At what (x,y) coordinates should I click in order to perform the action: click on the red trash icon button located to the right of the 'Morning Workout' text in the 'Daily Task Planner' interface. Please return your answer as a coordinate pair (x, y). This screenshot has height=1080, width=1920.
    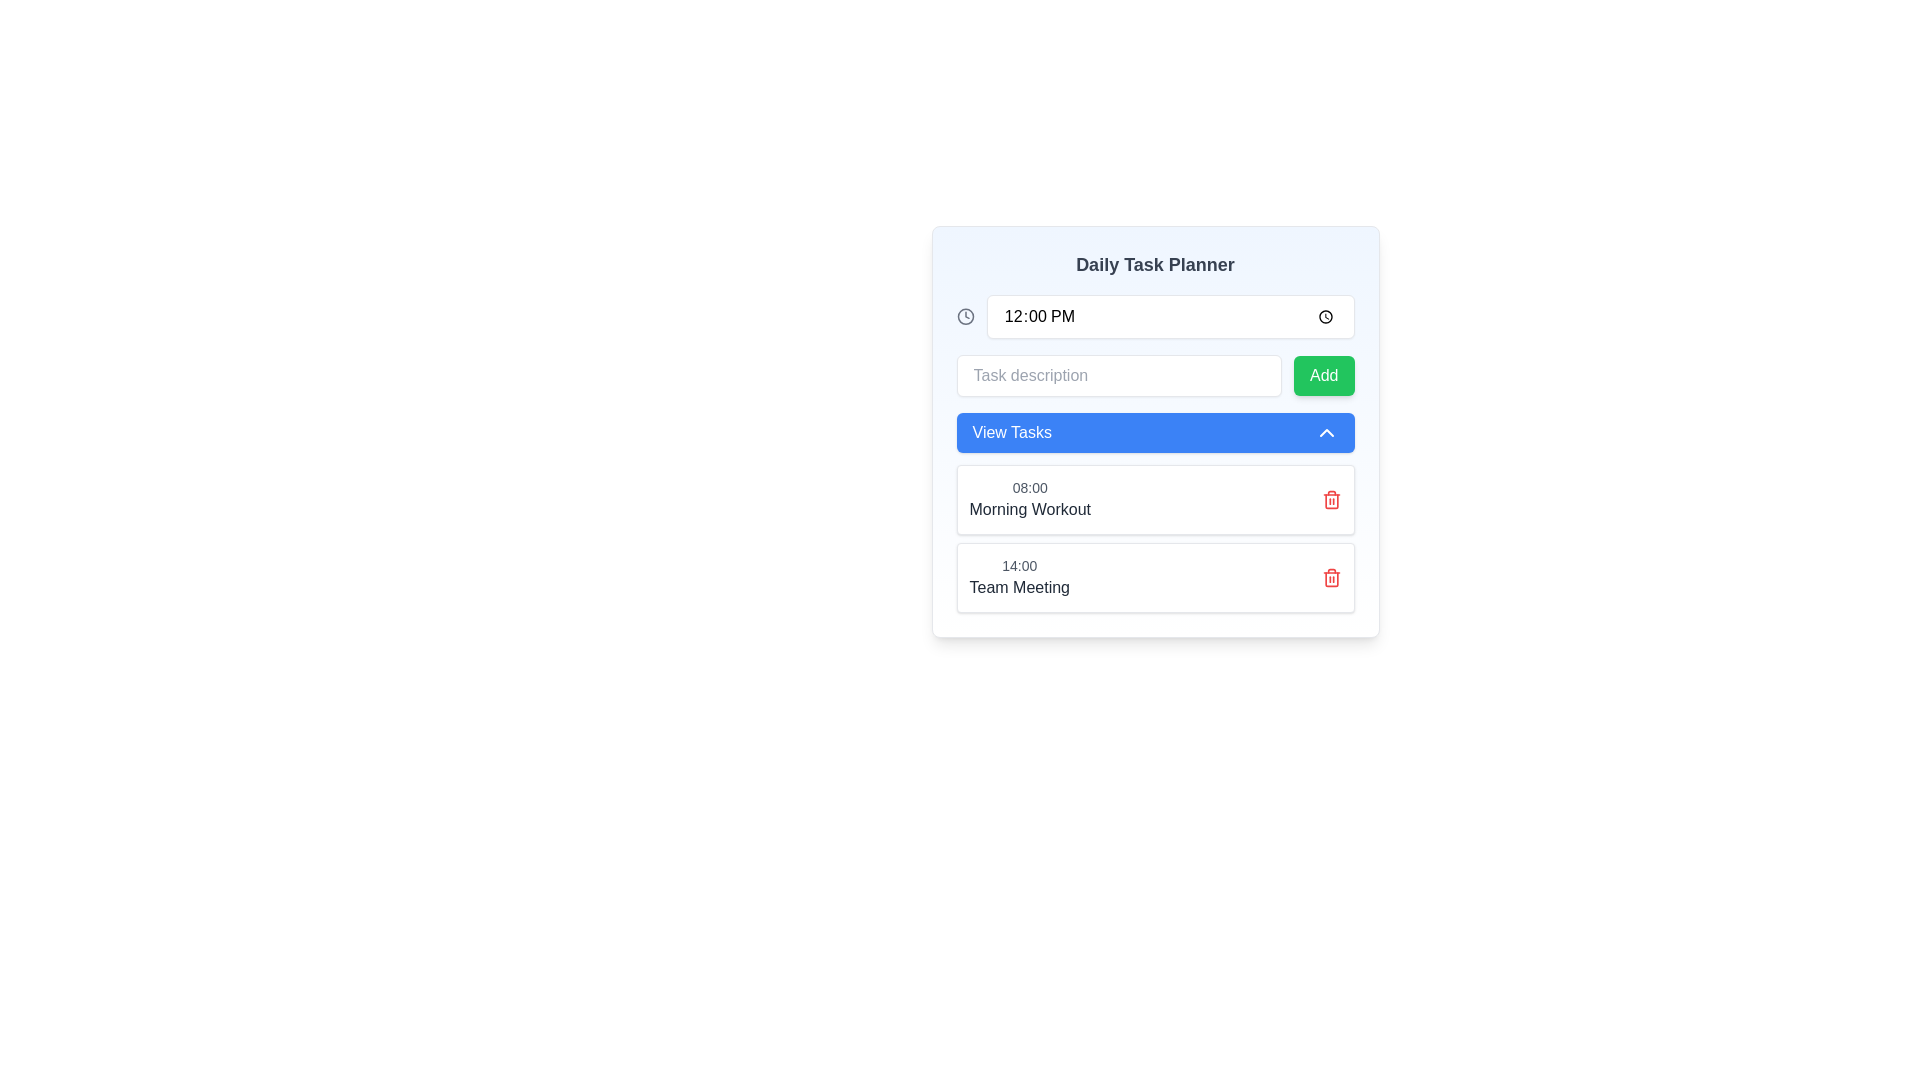
    Looking at the image, I should click on (1331, 499).